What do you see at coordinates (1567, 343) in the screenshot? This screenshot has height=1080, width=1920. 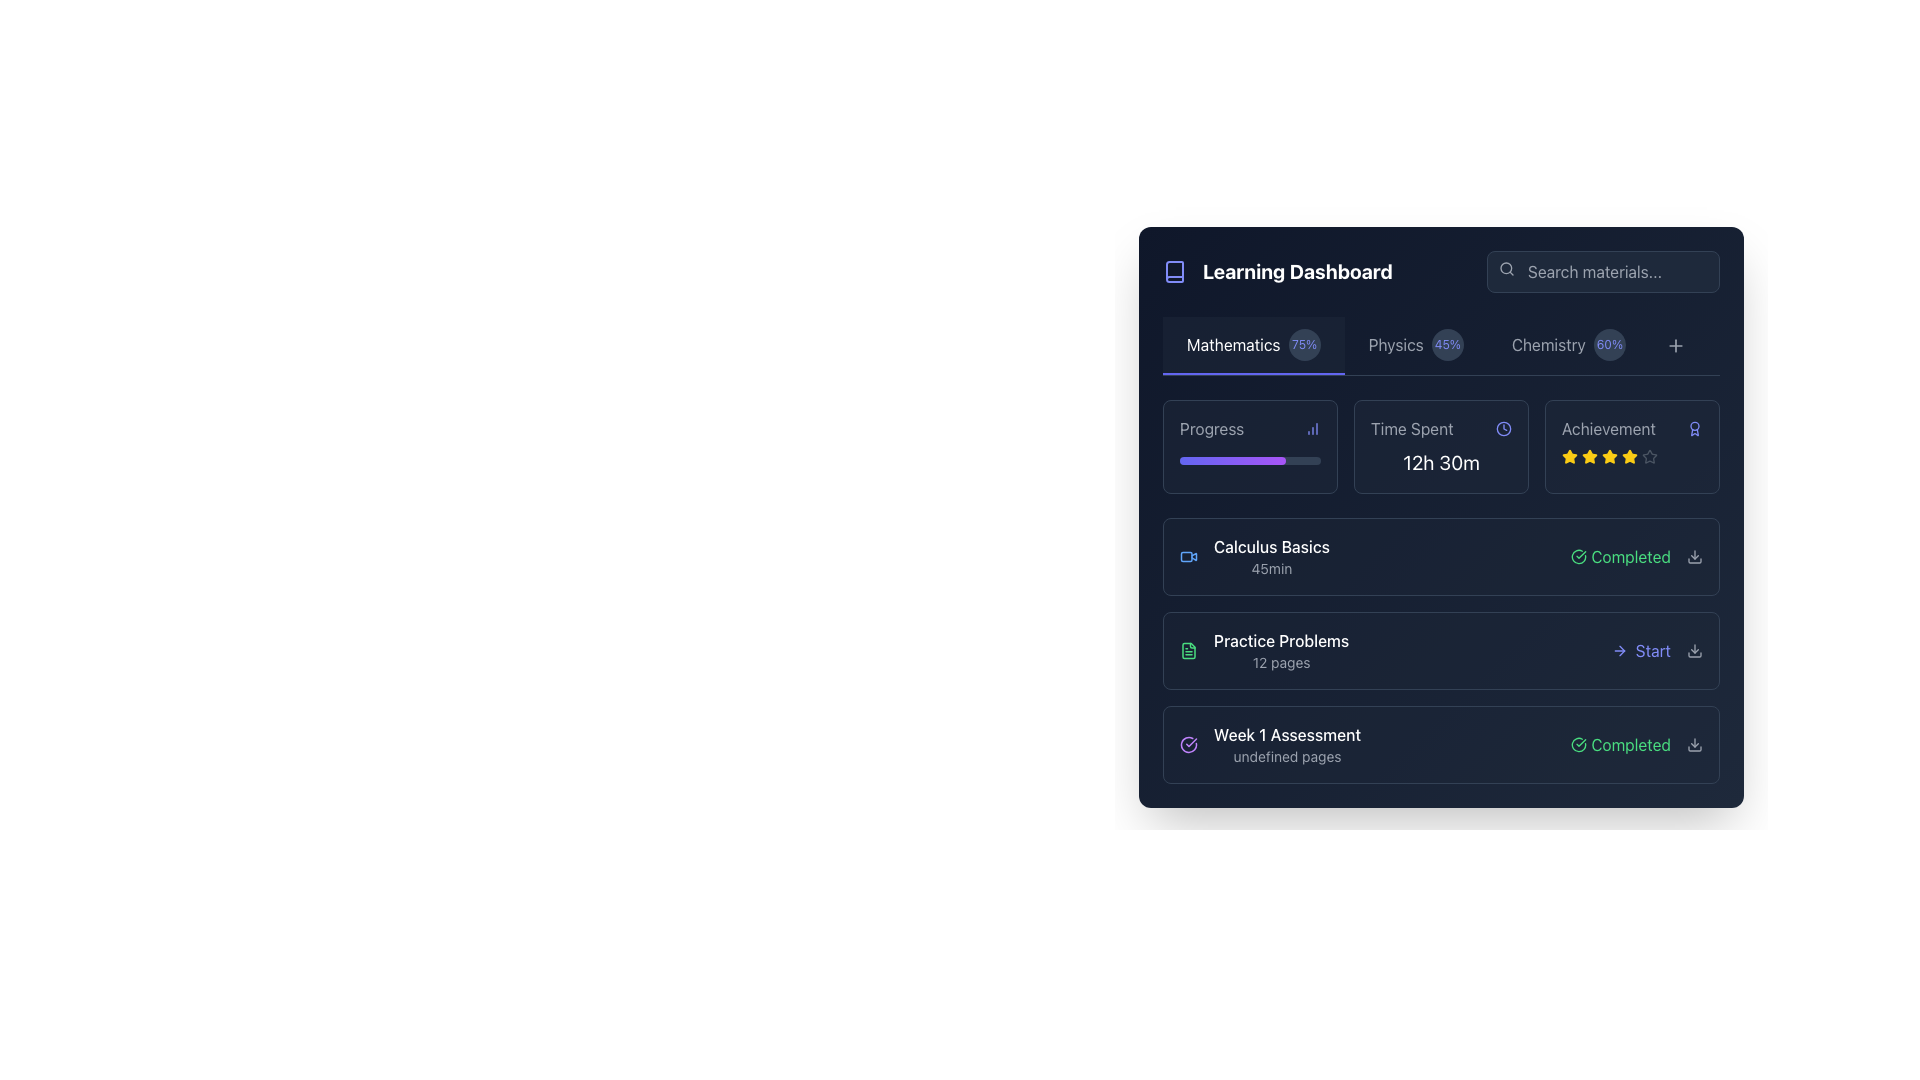 I see `the 'Chemistry' label with the percentage badge displaying '60%' in the top navigation bar` at bounding box center [1567, 343].